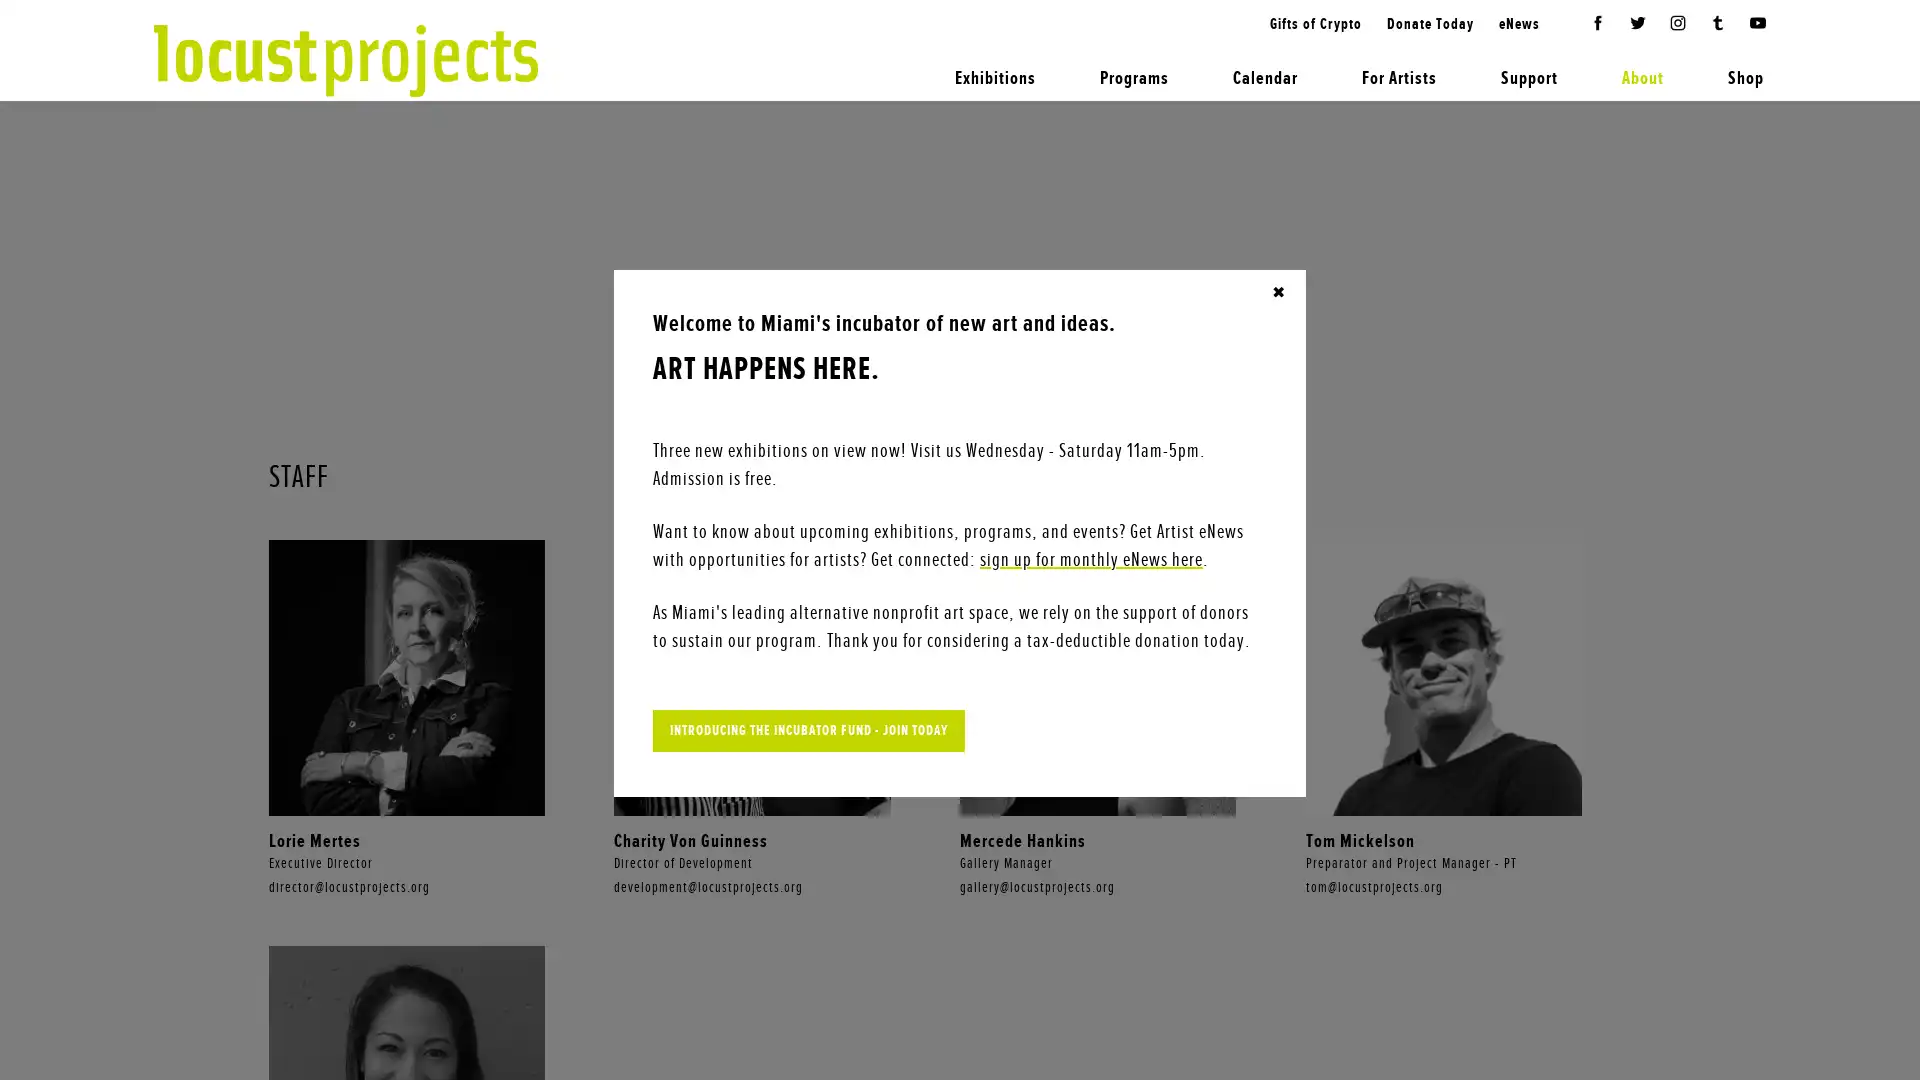  What do you see at coordinates (807, 730) in the screenshot?
I see `INTRODUCING THE INCUBATOR FUND - JOIN TODAY` at bounding box center [807, 730].